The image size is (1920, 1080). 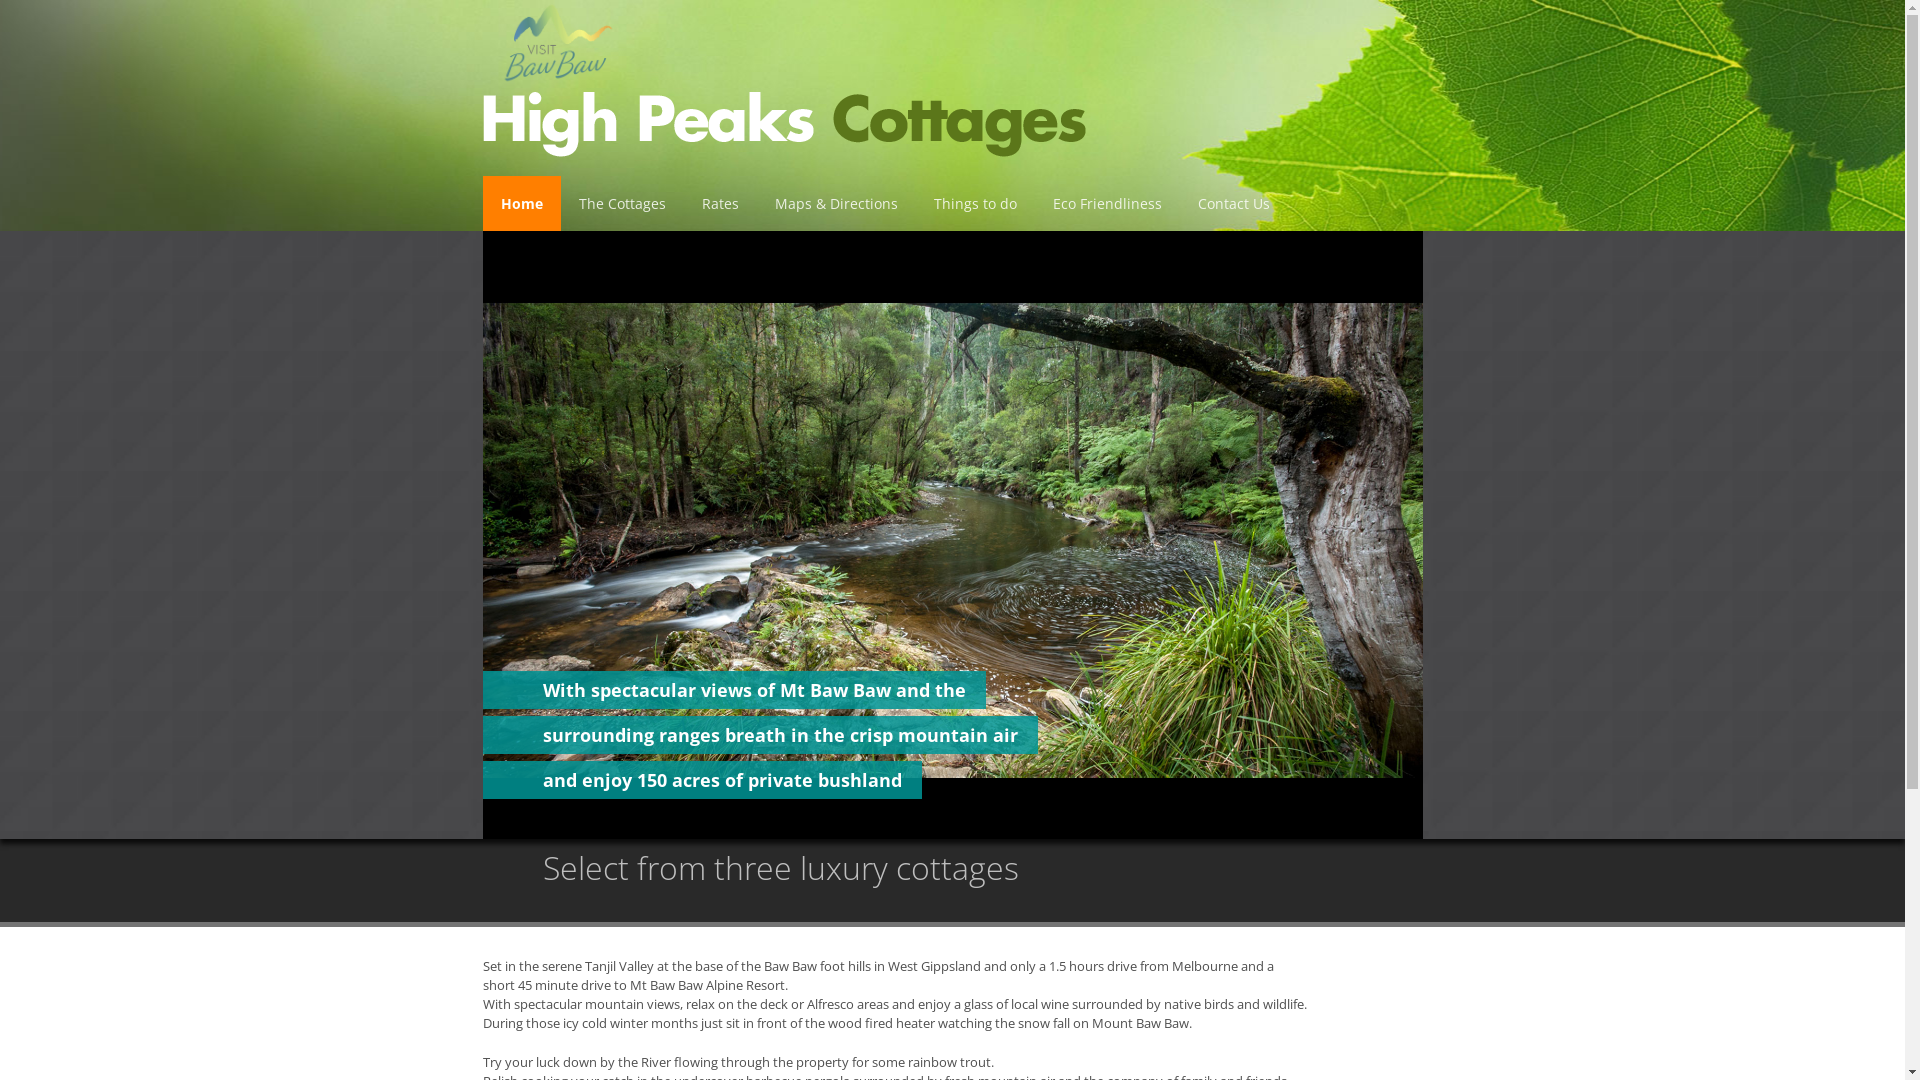 What do you see at coordinates (684, 203) in the screenshot?
I see `'Rates'` at bounding box center [684, 203].